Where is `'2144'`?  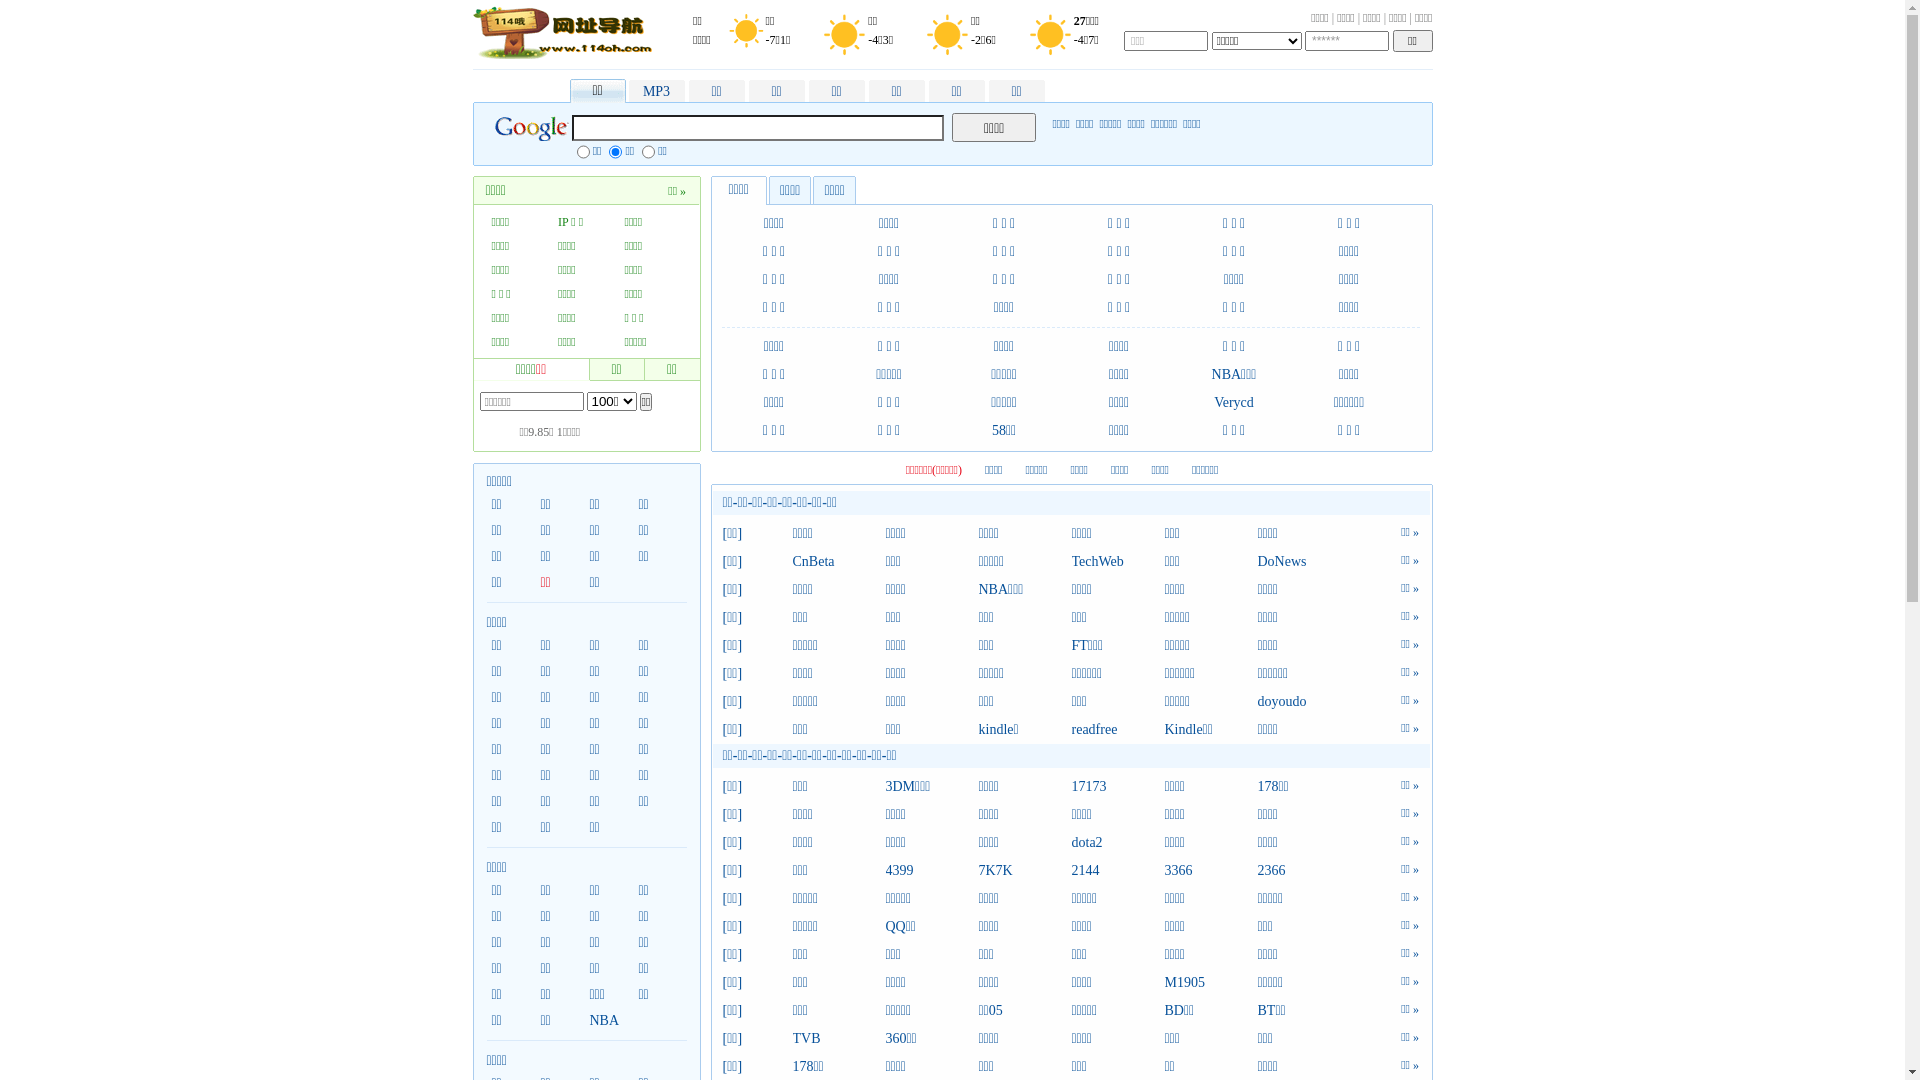
'2144' is located at coordinates (1117, 870).